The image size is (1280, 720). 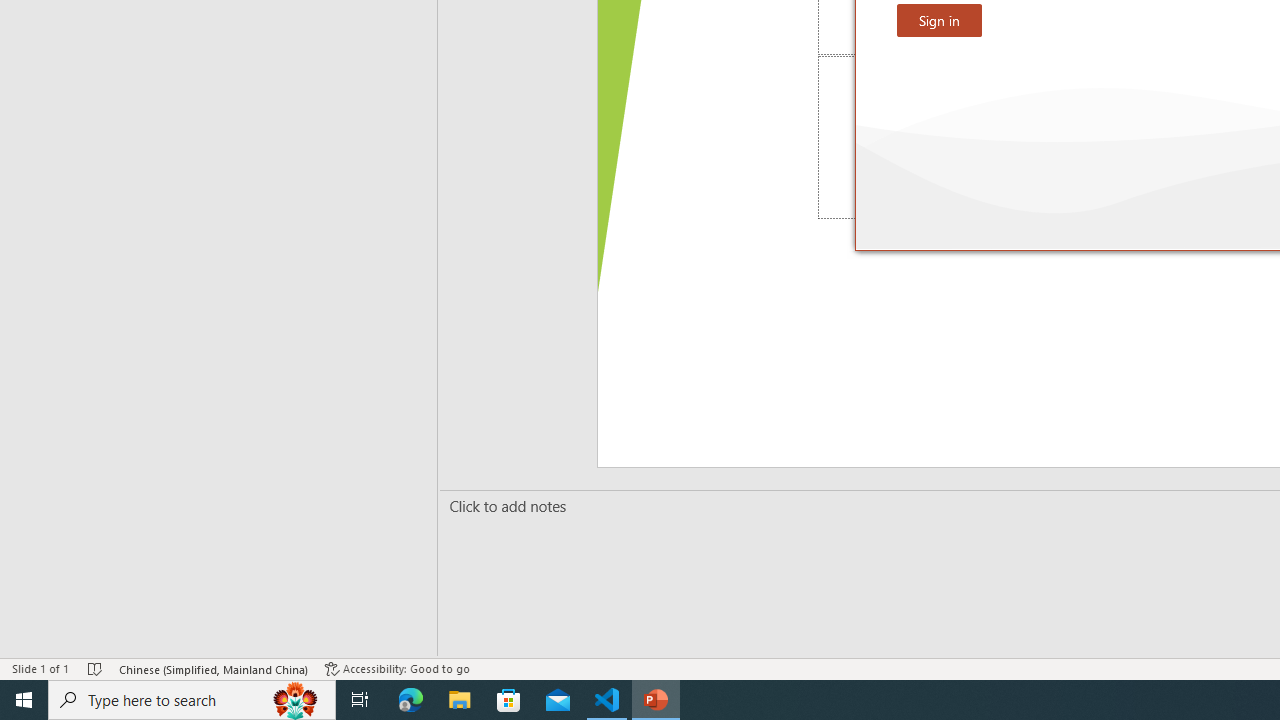 I want to click on 'Sign in', so click(x=938, y=20).